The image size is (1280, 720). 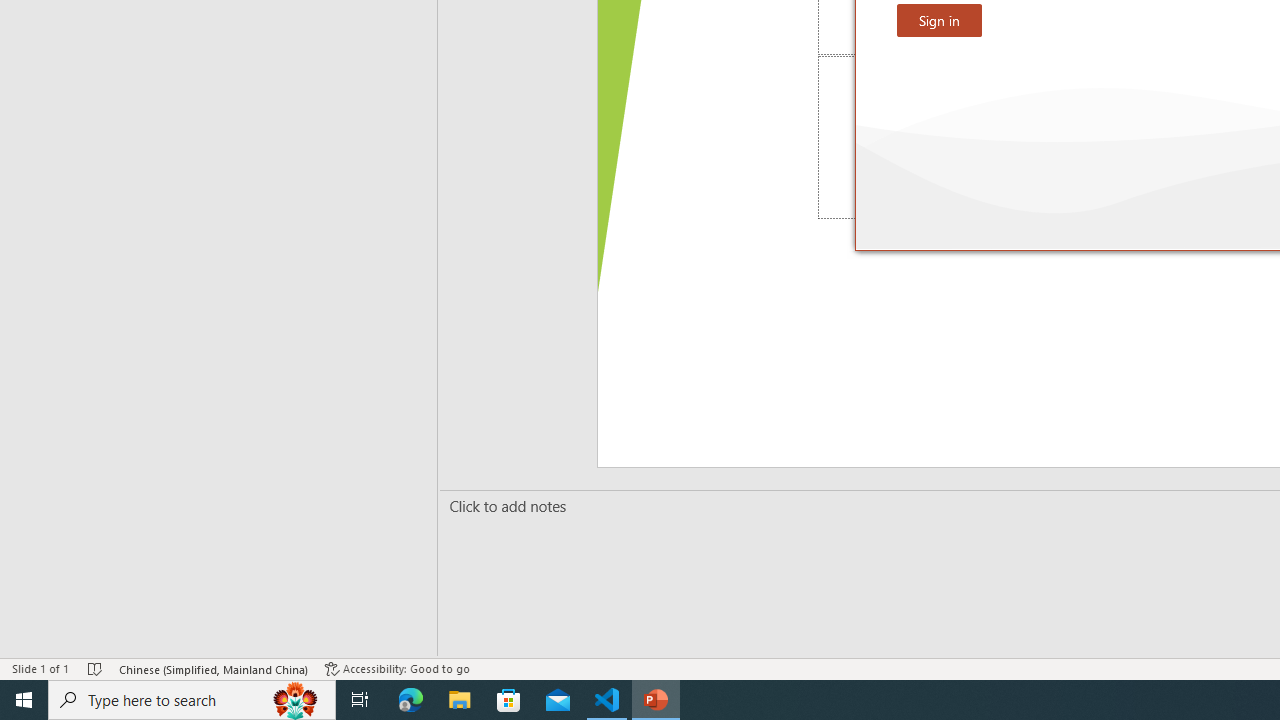 I want to click on 'Sign in', so click(x=938, y=20).